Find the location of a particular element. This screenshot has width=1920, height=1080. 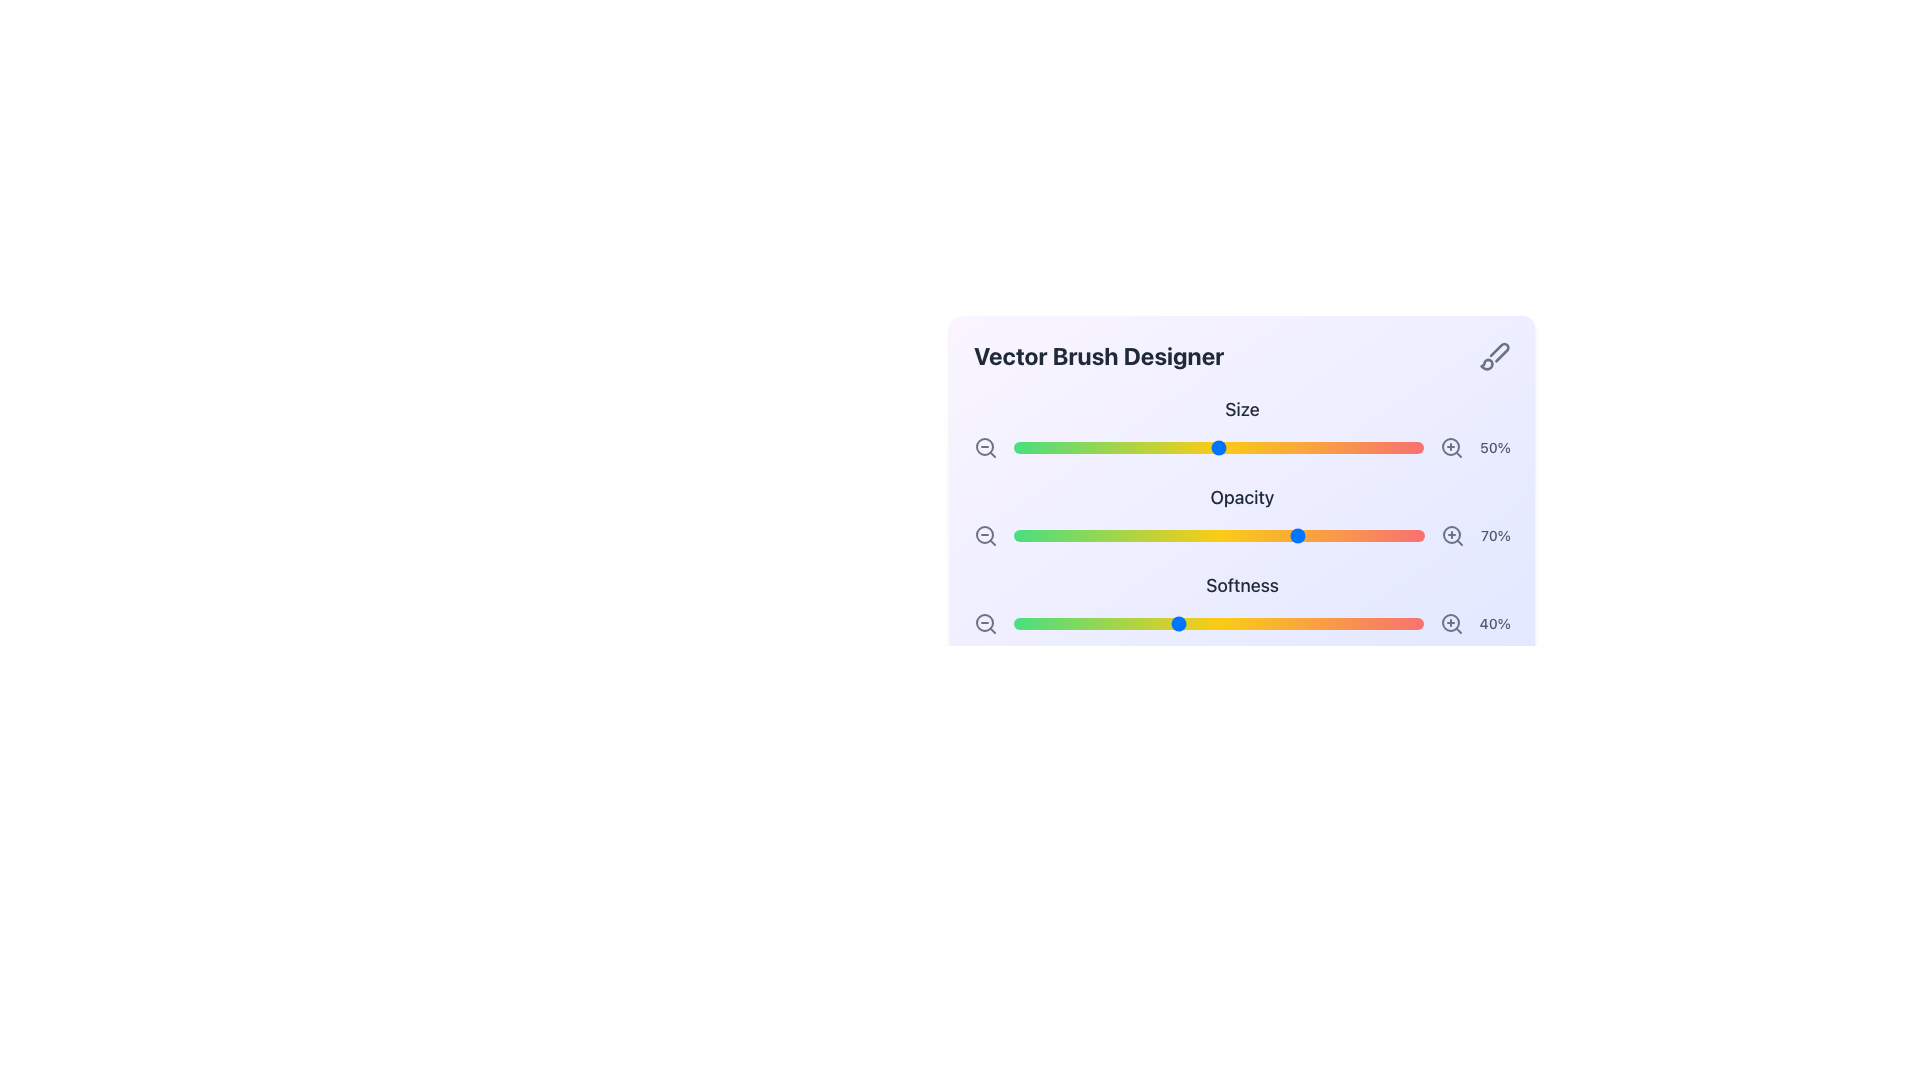

opacity is located at coordinates (1271, 535).